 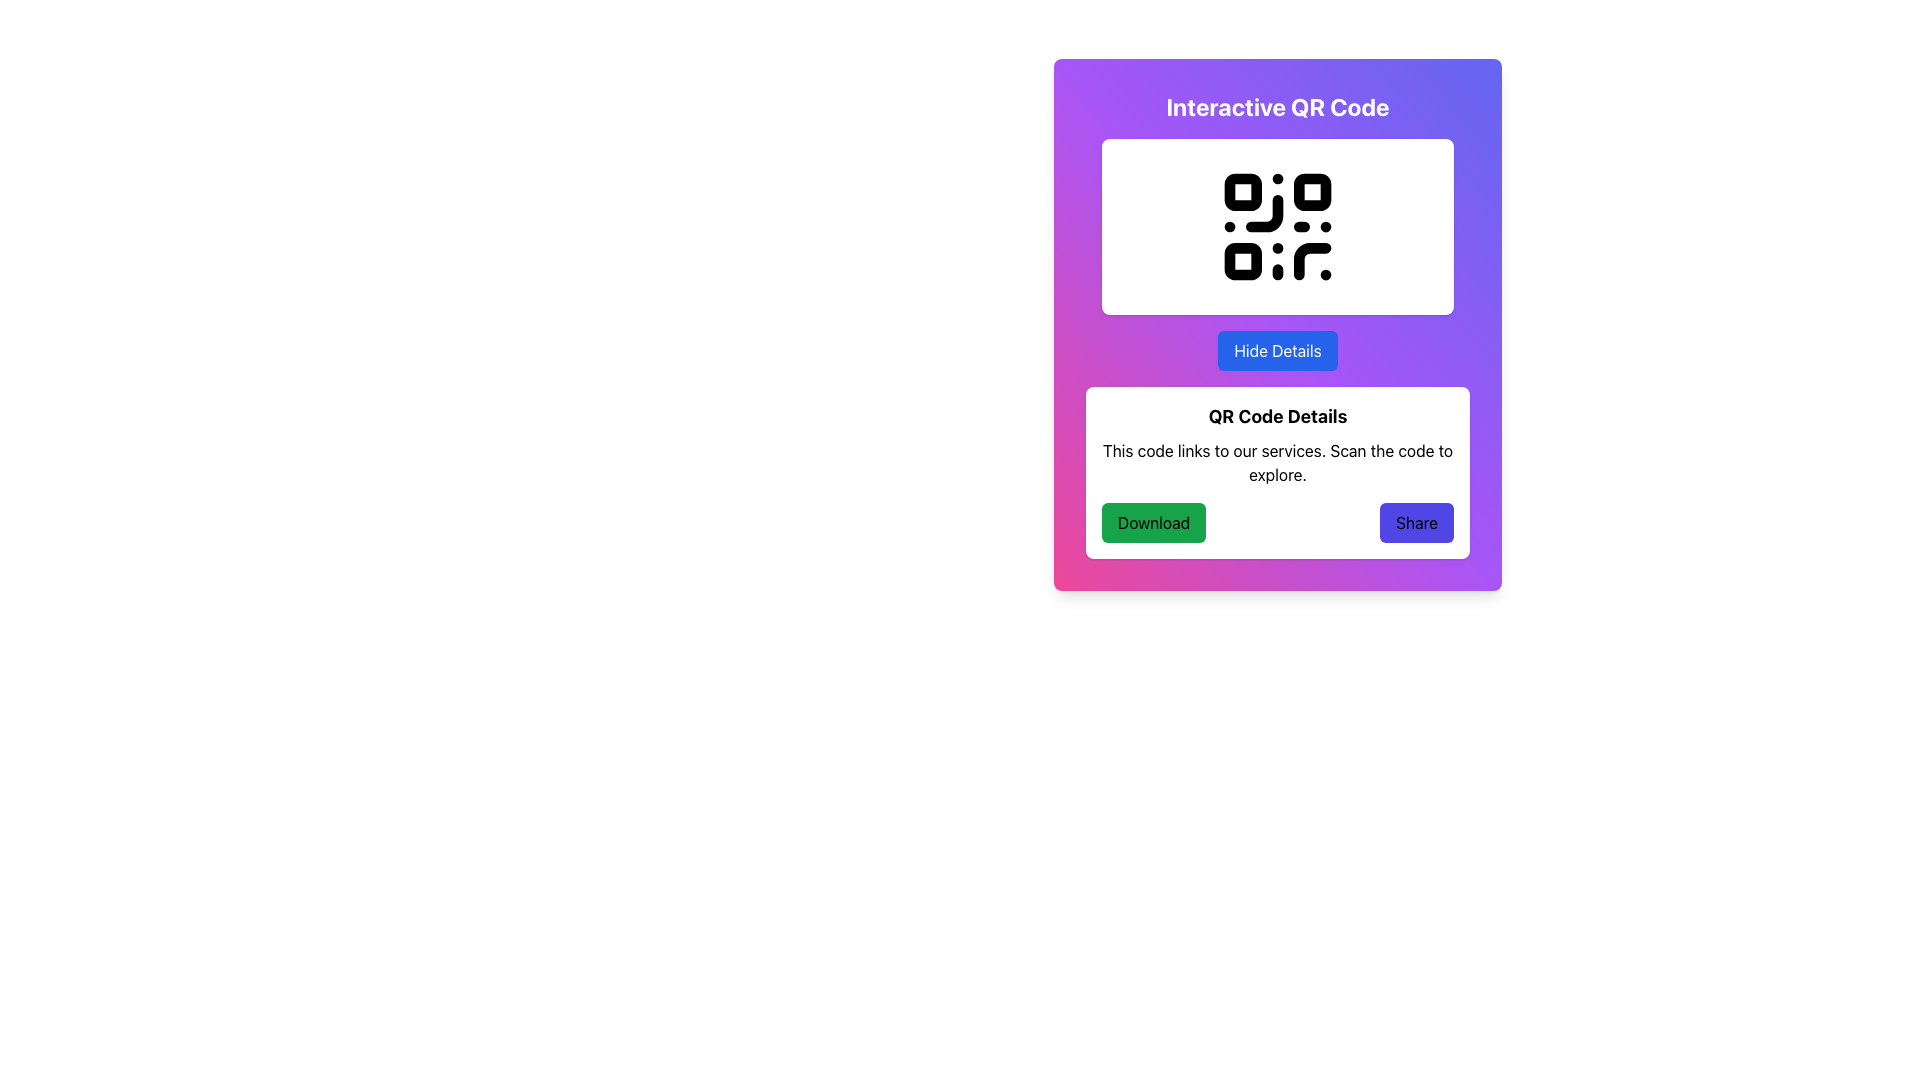 What do you see at coordinates (1276, 462) in the screenshot?
I see `the descriptive text block that provides information about the QR code, located below the 'QR Code Details' title` at bounding box center [1276, 462].